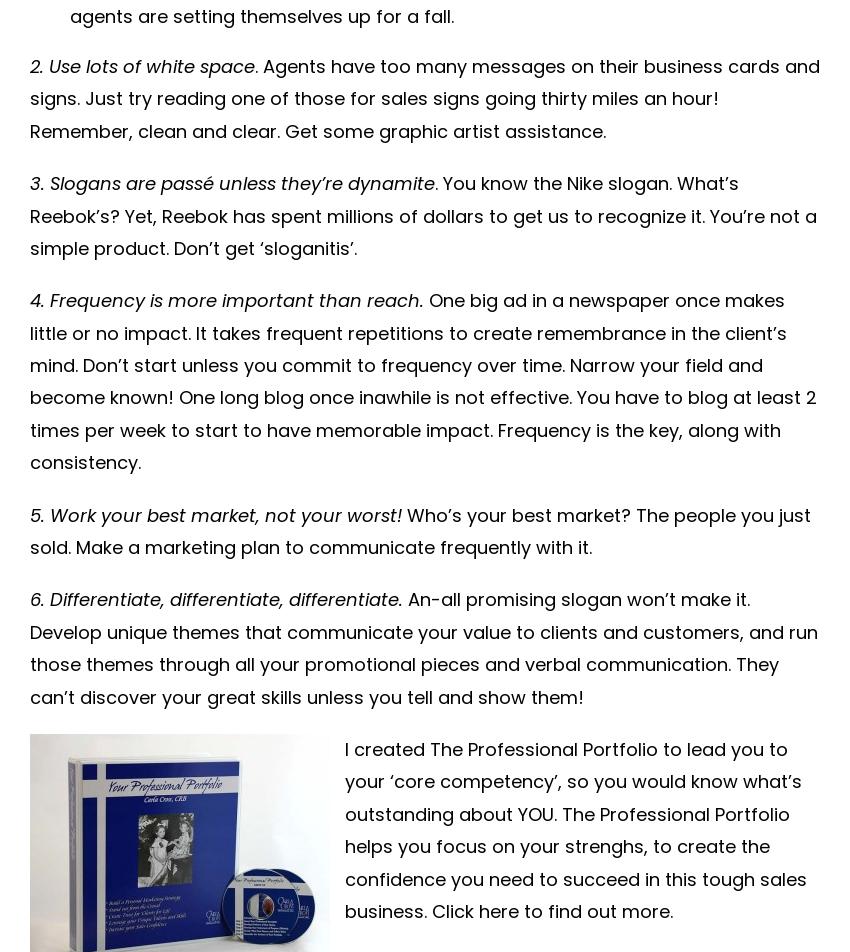 The width and height of the screenshot is (850, 952). Describe the element at coordinates (27, 599) in the screenshot. I see `'6. Differentiate, differentiate, differentiate.'` at that location.